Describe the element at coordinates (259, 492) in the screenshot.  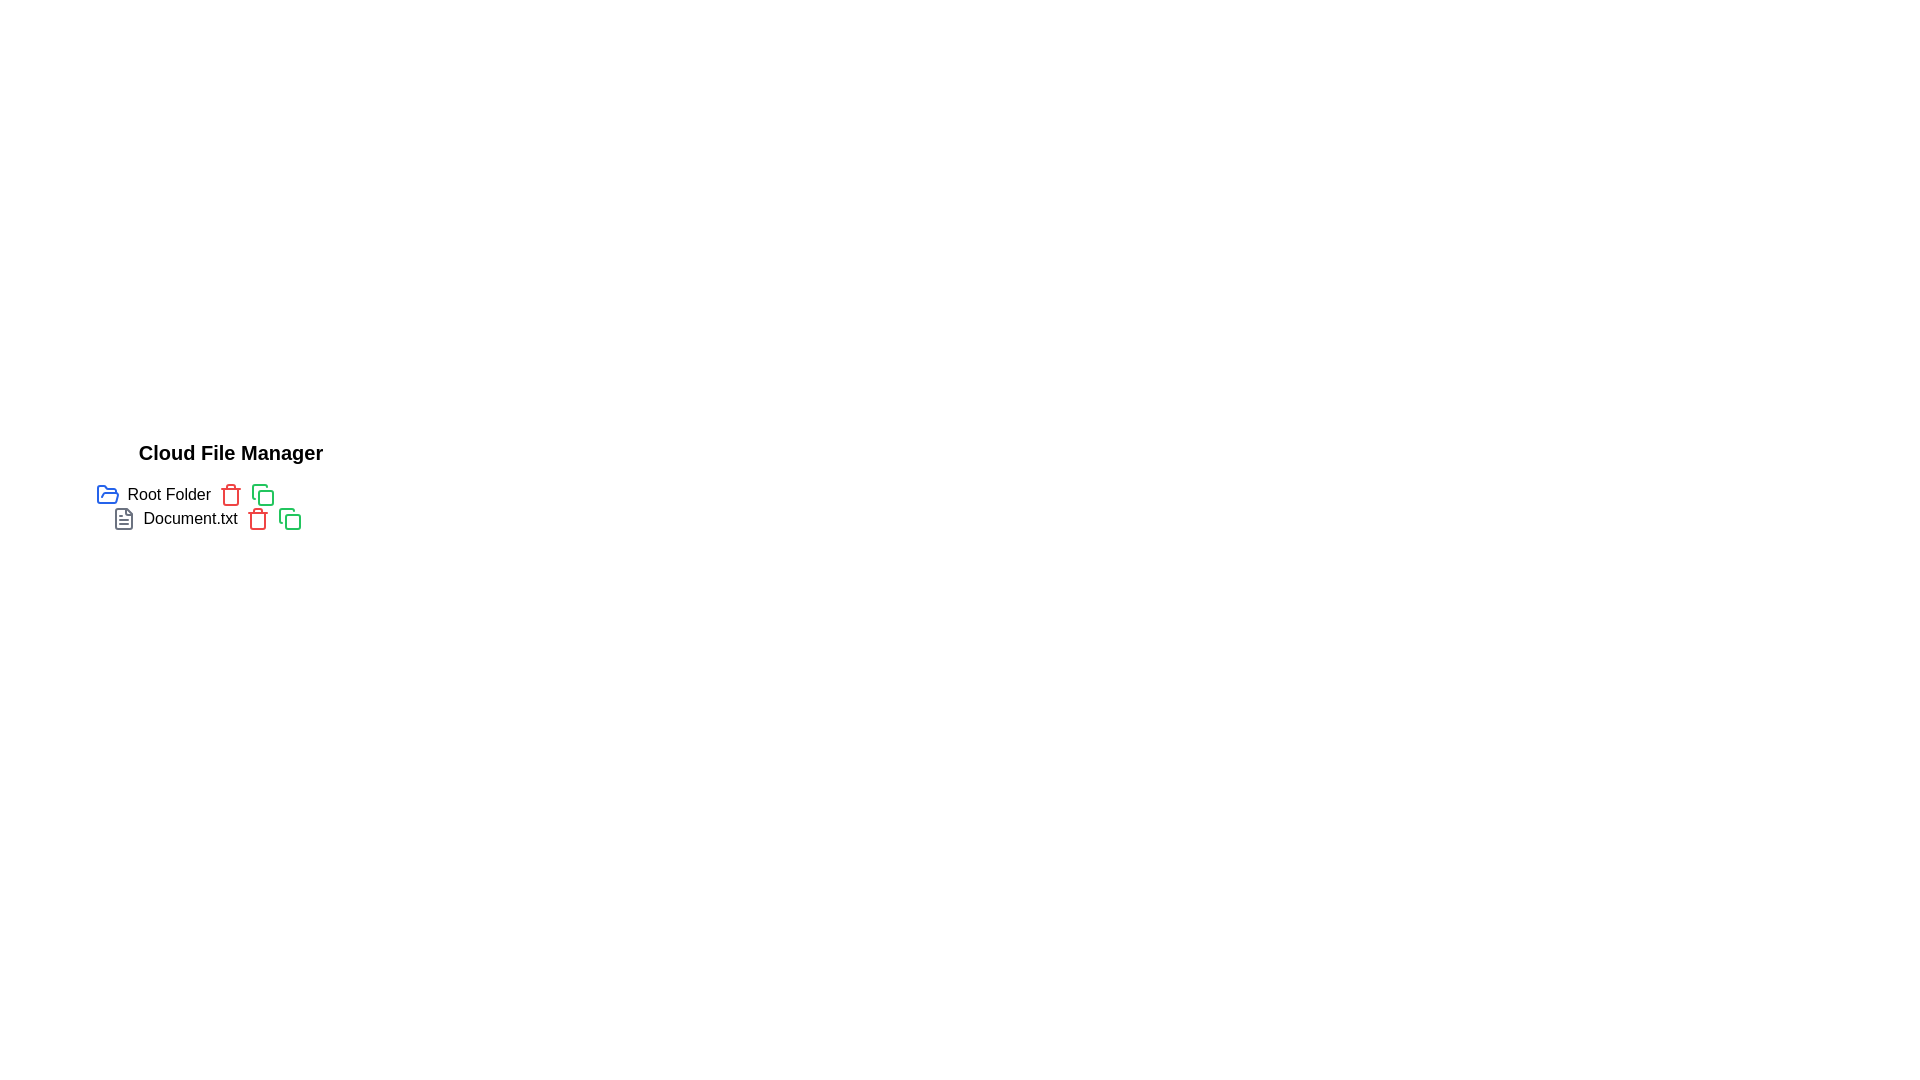
I see `the duplicate icon located adjacent to the 'Document.txt' file name to initiate the copy action` at that location.